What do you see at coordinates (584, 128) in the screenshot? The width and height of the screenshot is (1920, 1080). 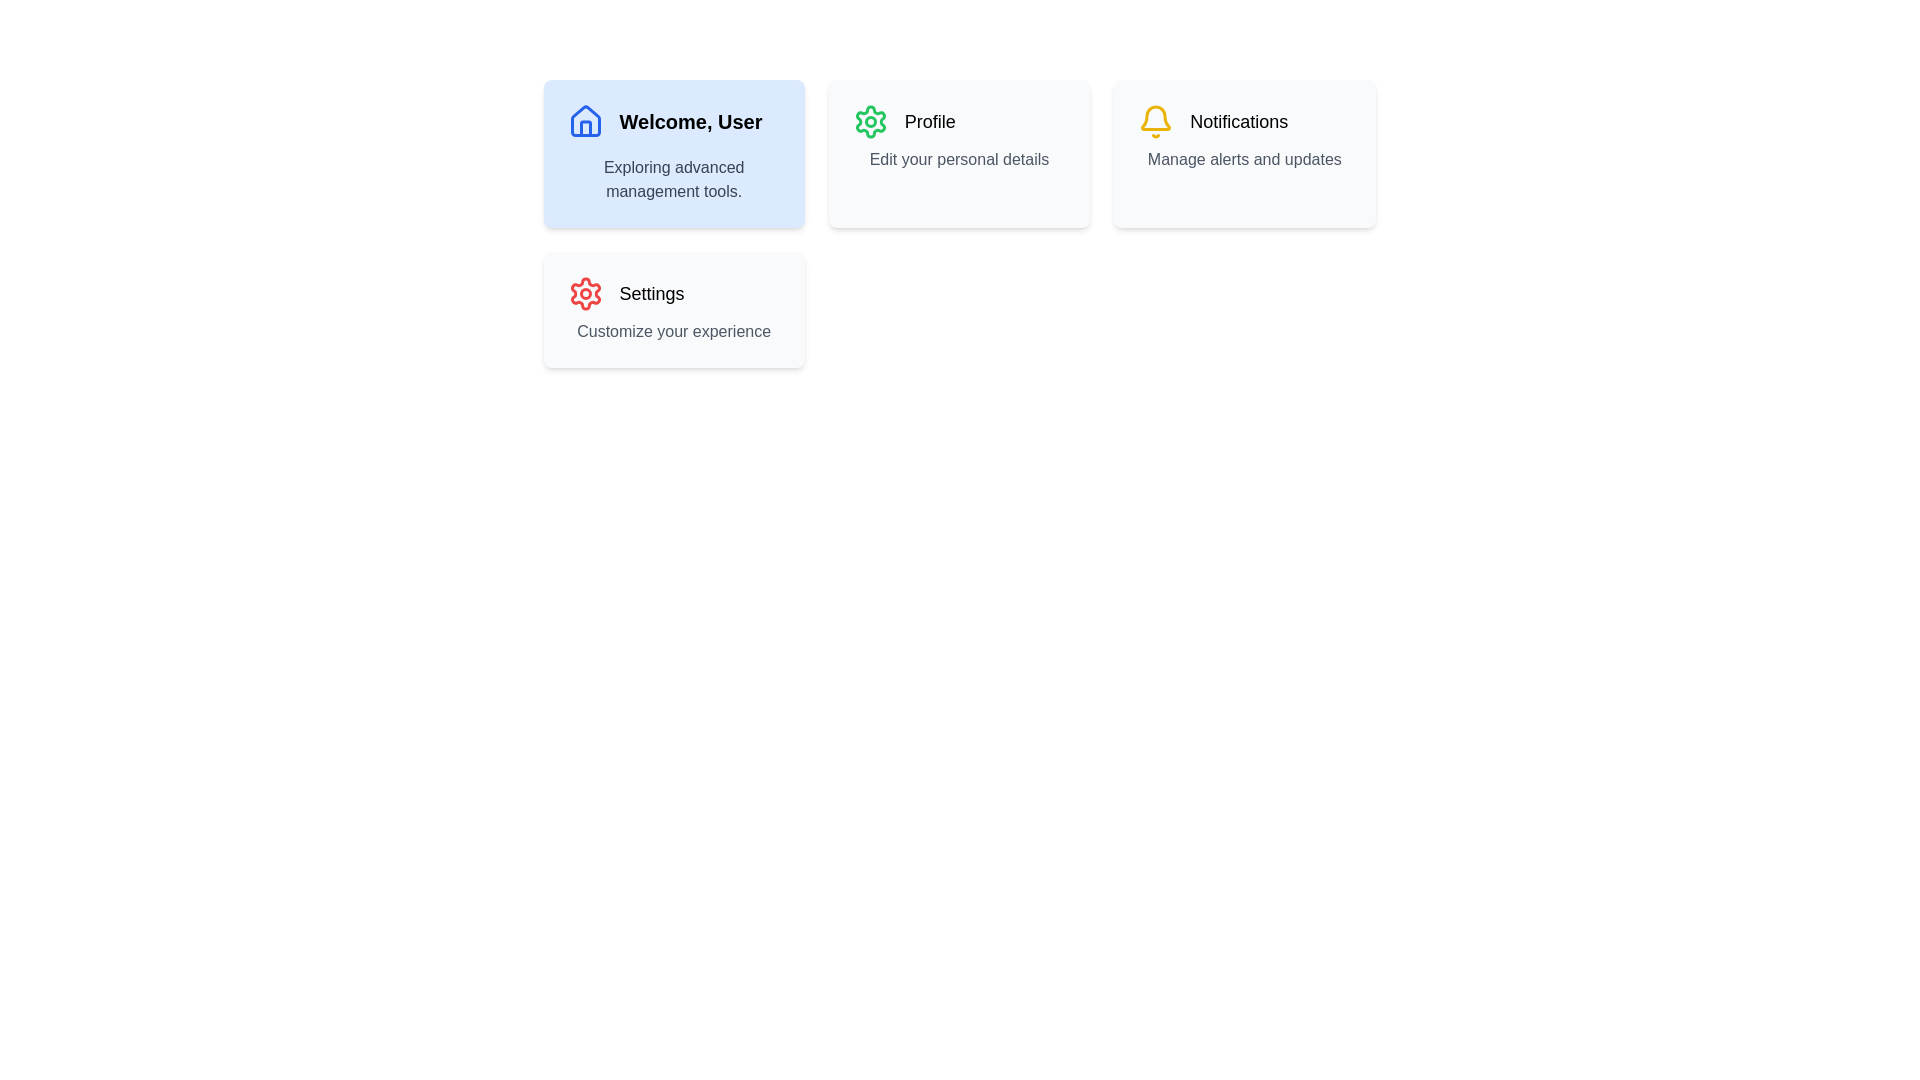 I see `the icon representing the Welcome card, which signifies navigation or a starting point within the interface, located on the upper left of the section containing multiple cards` at bounding box center [584, 128].